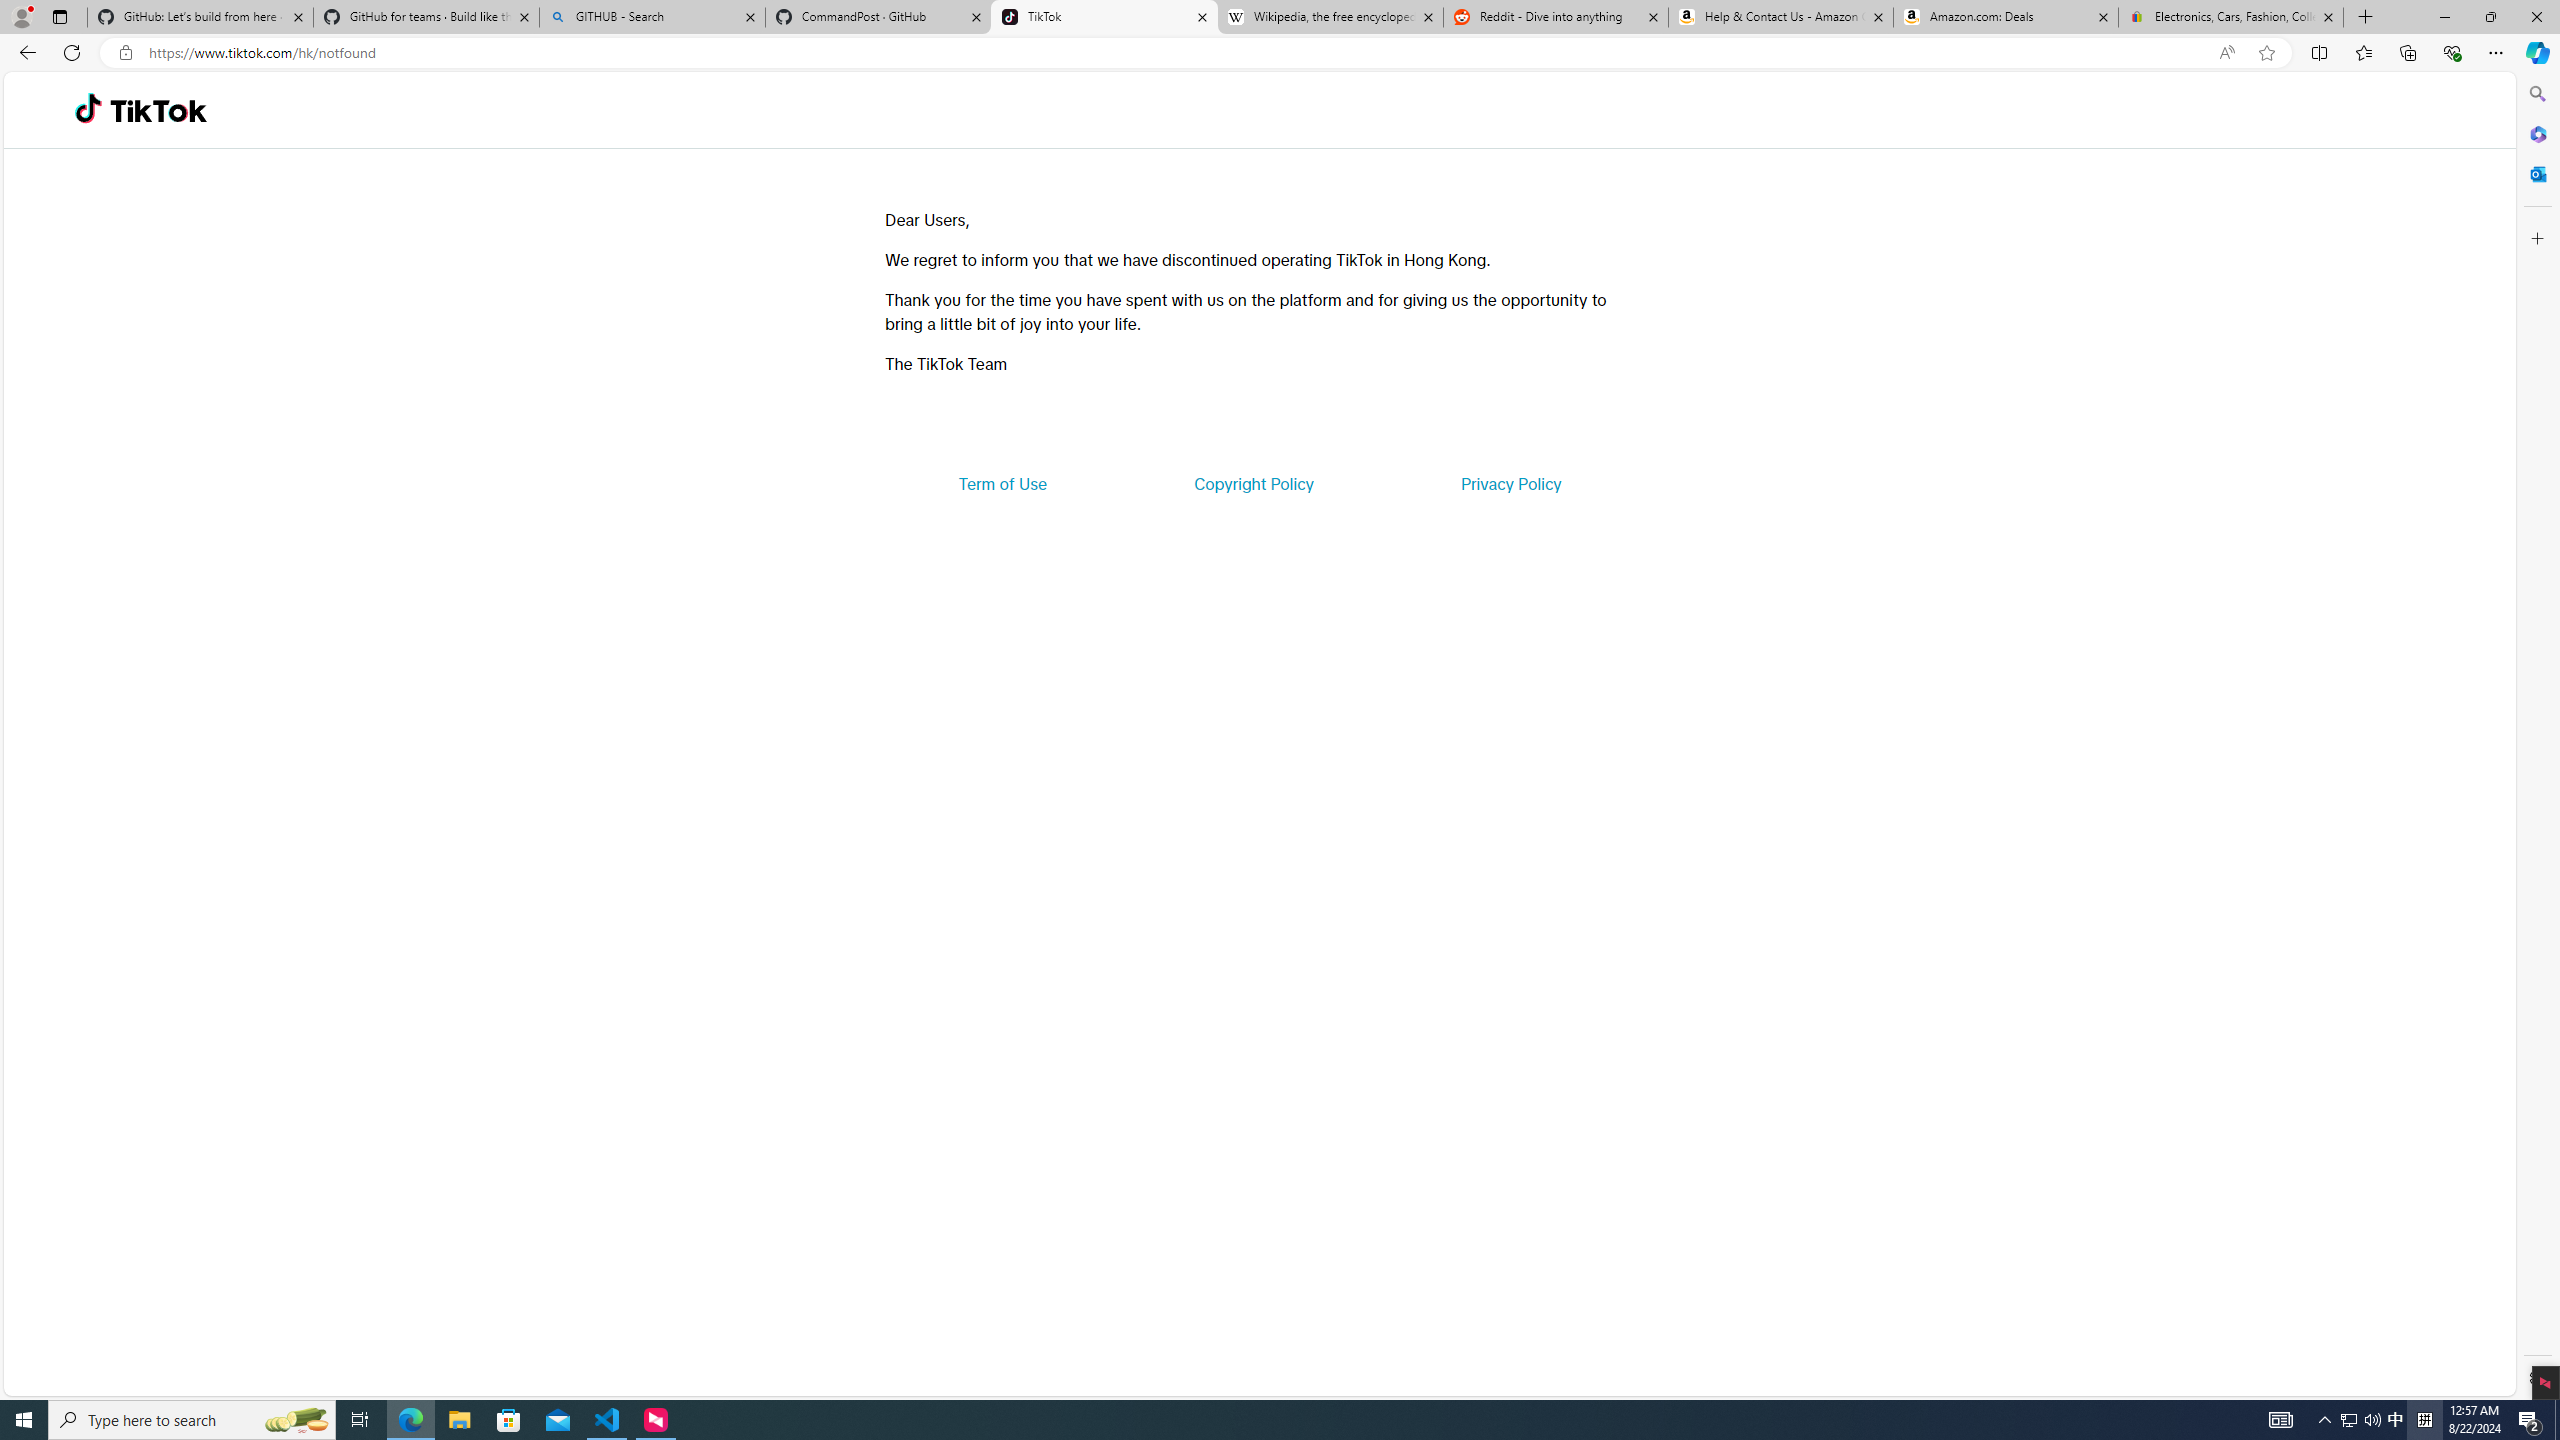 The width and height of the screenshot is (2560, 1440). What do you see at coordinates (1002, 482) in the screenshot?
I see `'Term of Use'` at bounding box center [1002, 482].